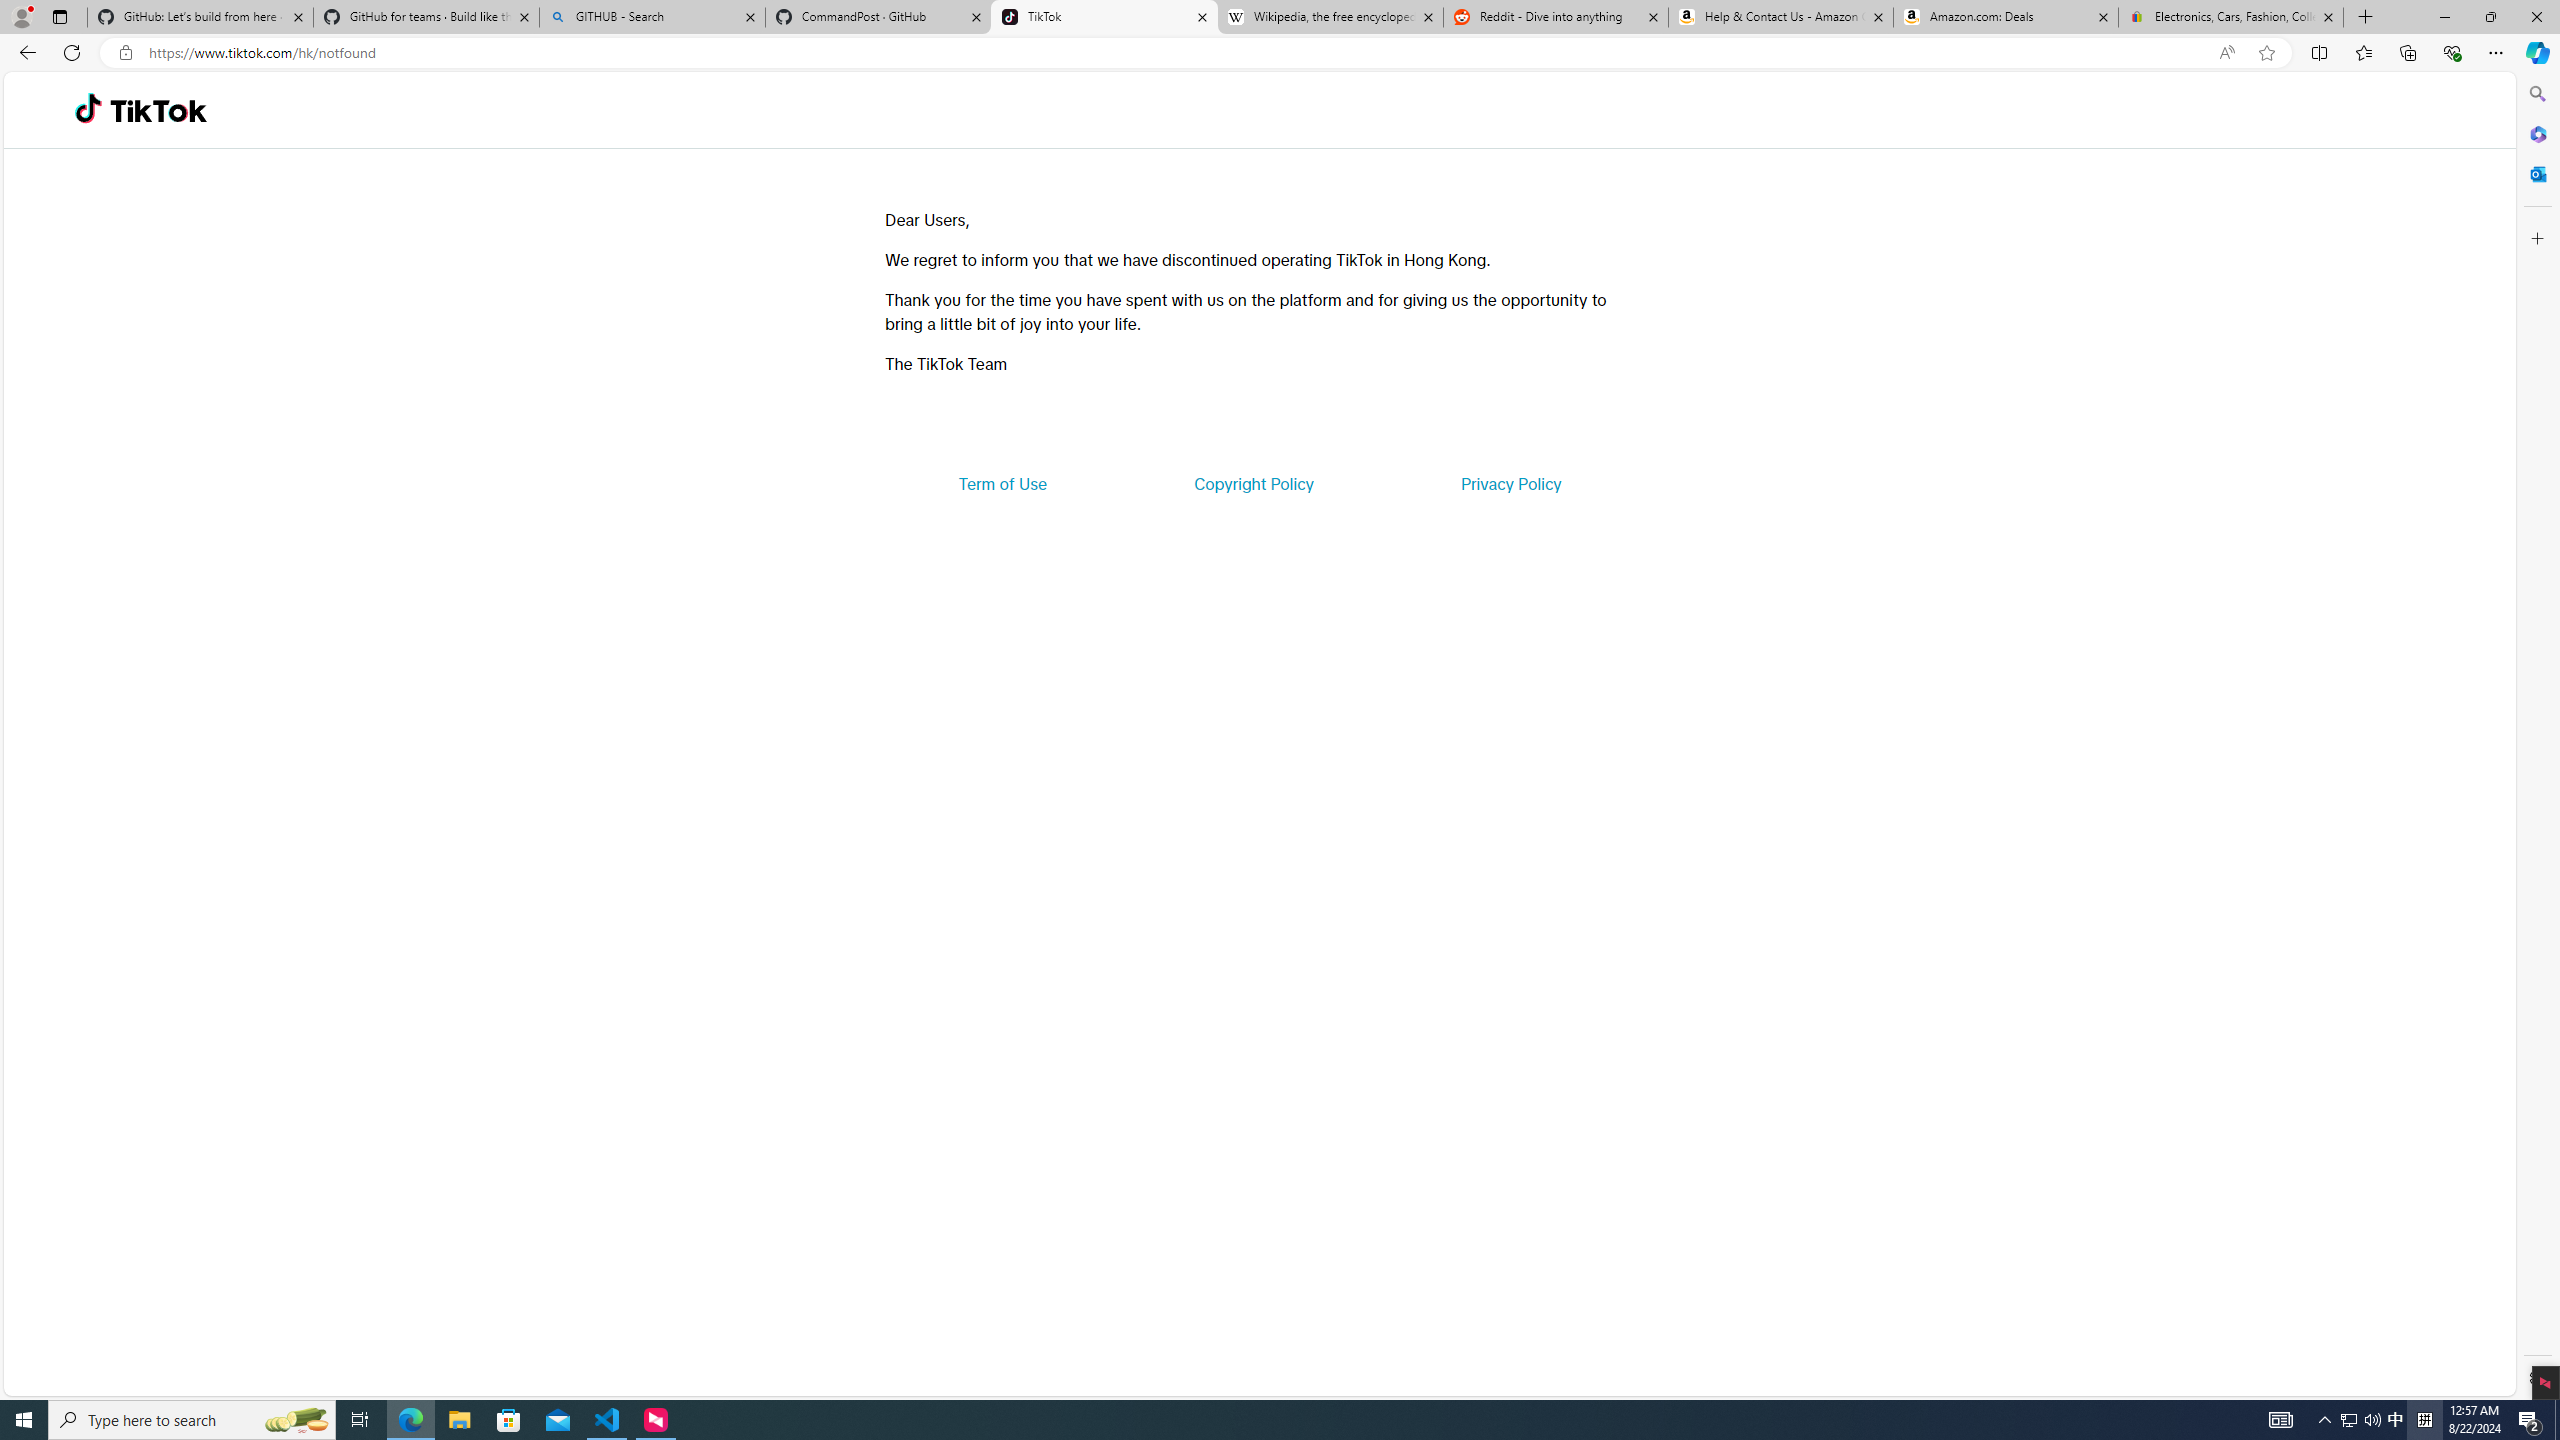 The width and height of the screenshot is (2560, 1440). What do you see at coordinates (1002, 482) in the screenshot?
I see `'Term of Use'` at bounding box center [1002, 482].